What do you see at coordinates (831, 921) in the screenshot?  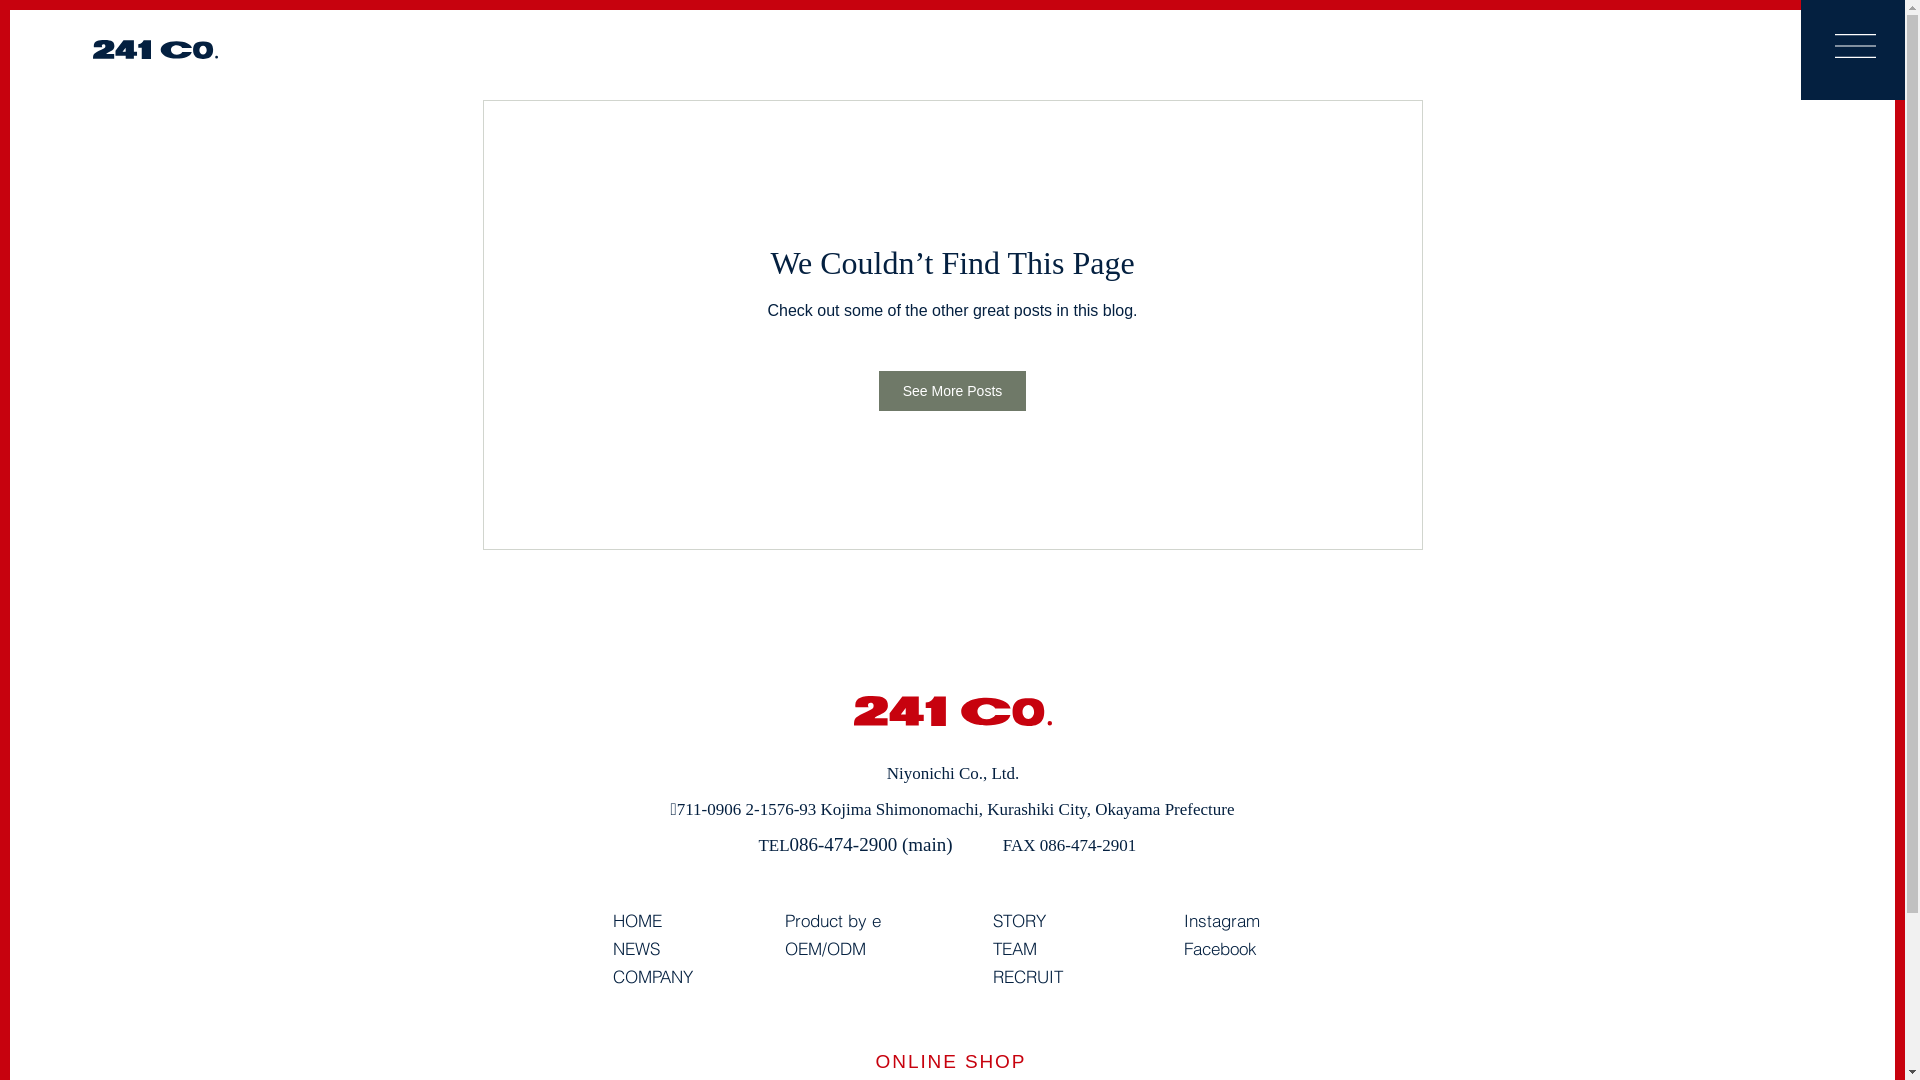 I see `'Product by e'` at bounding box center [831, 921].